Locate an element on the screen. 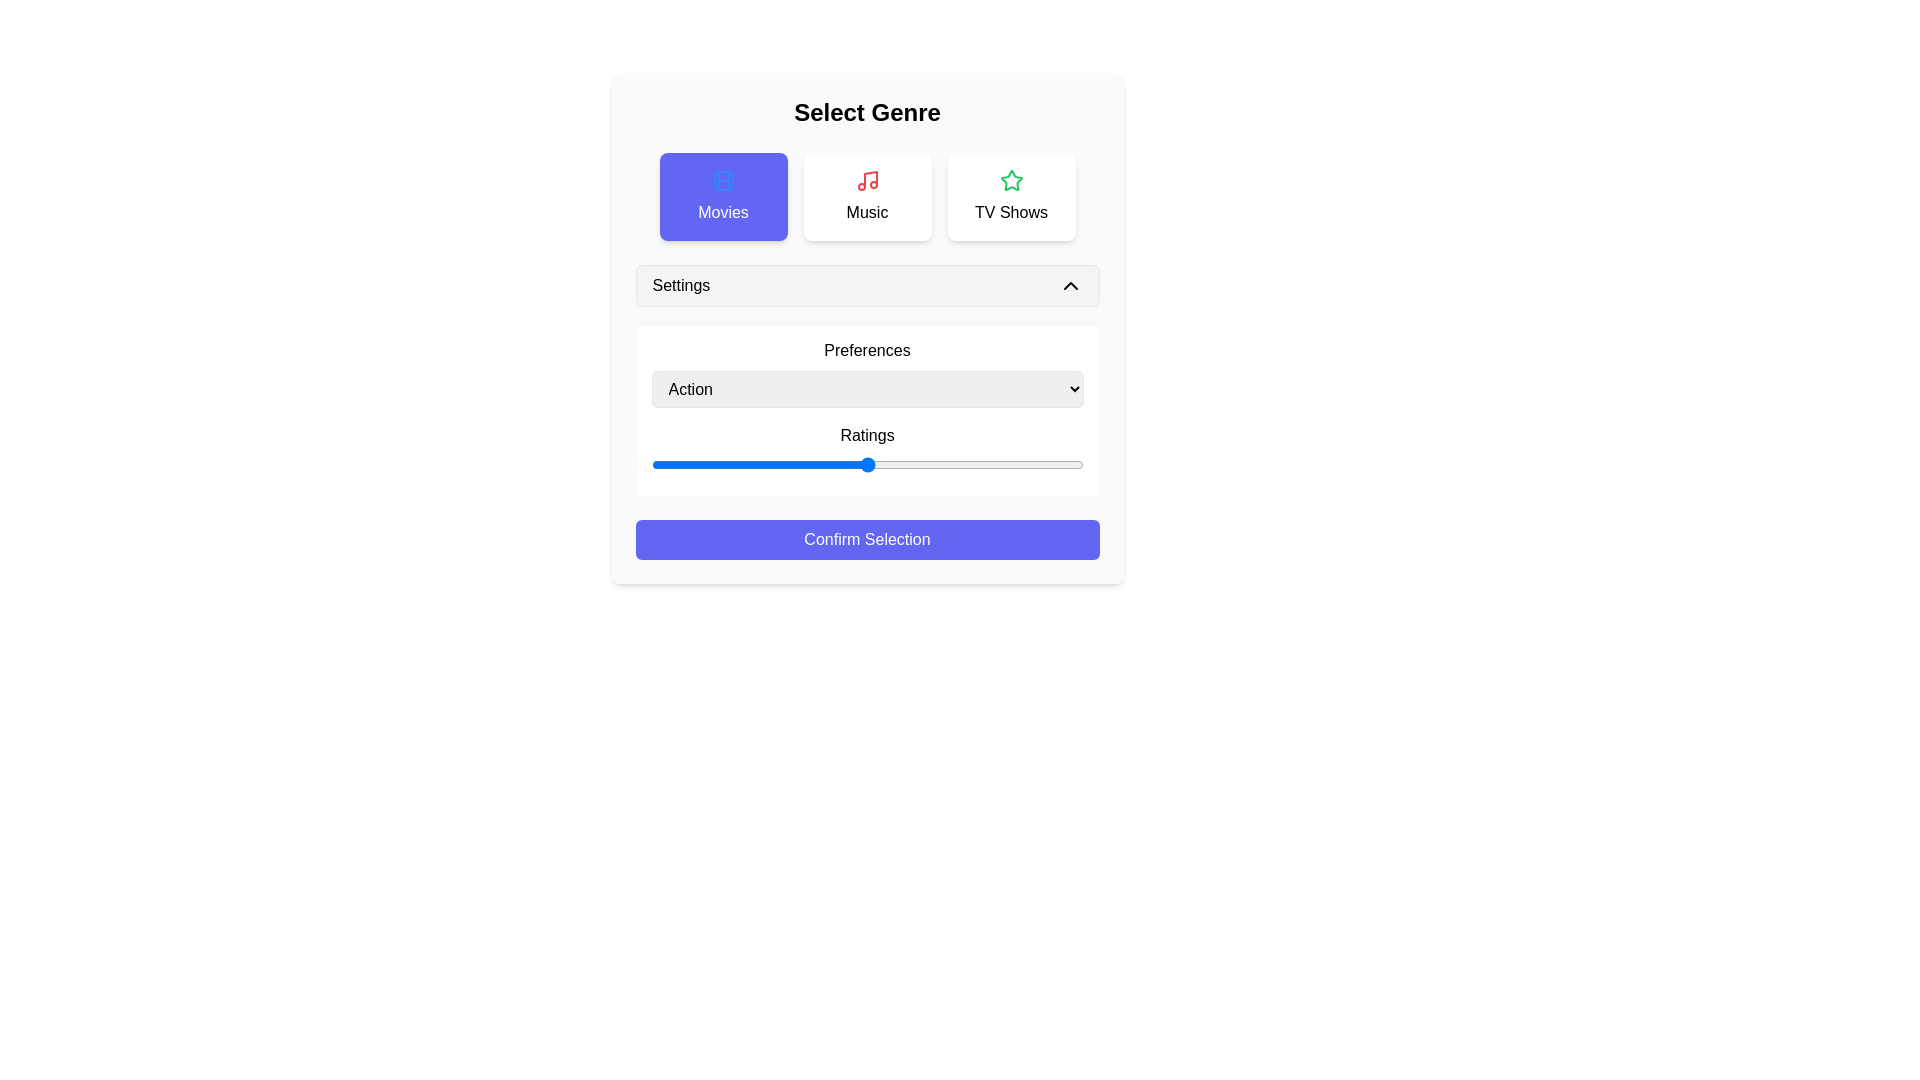 This screenshot has width=1920, height=1080. the rating value is located at coordinates (651, 465).